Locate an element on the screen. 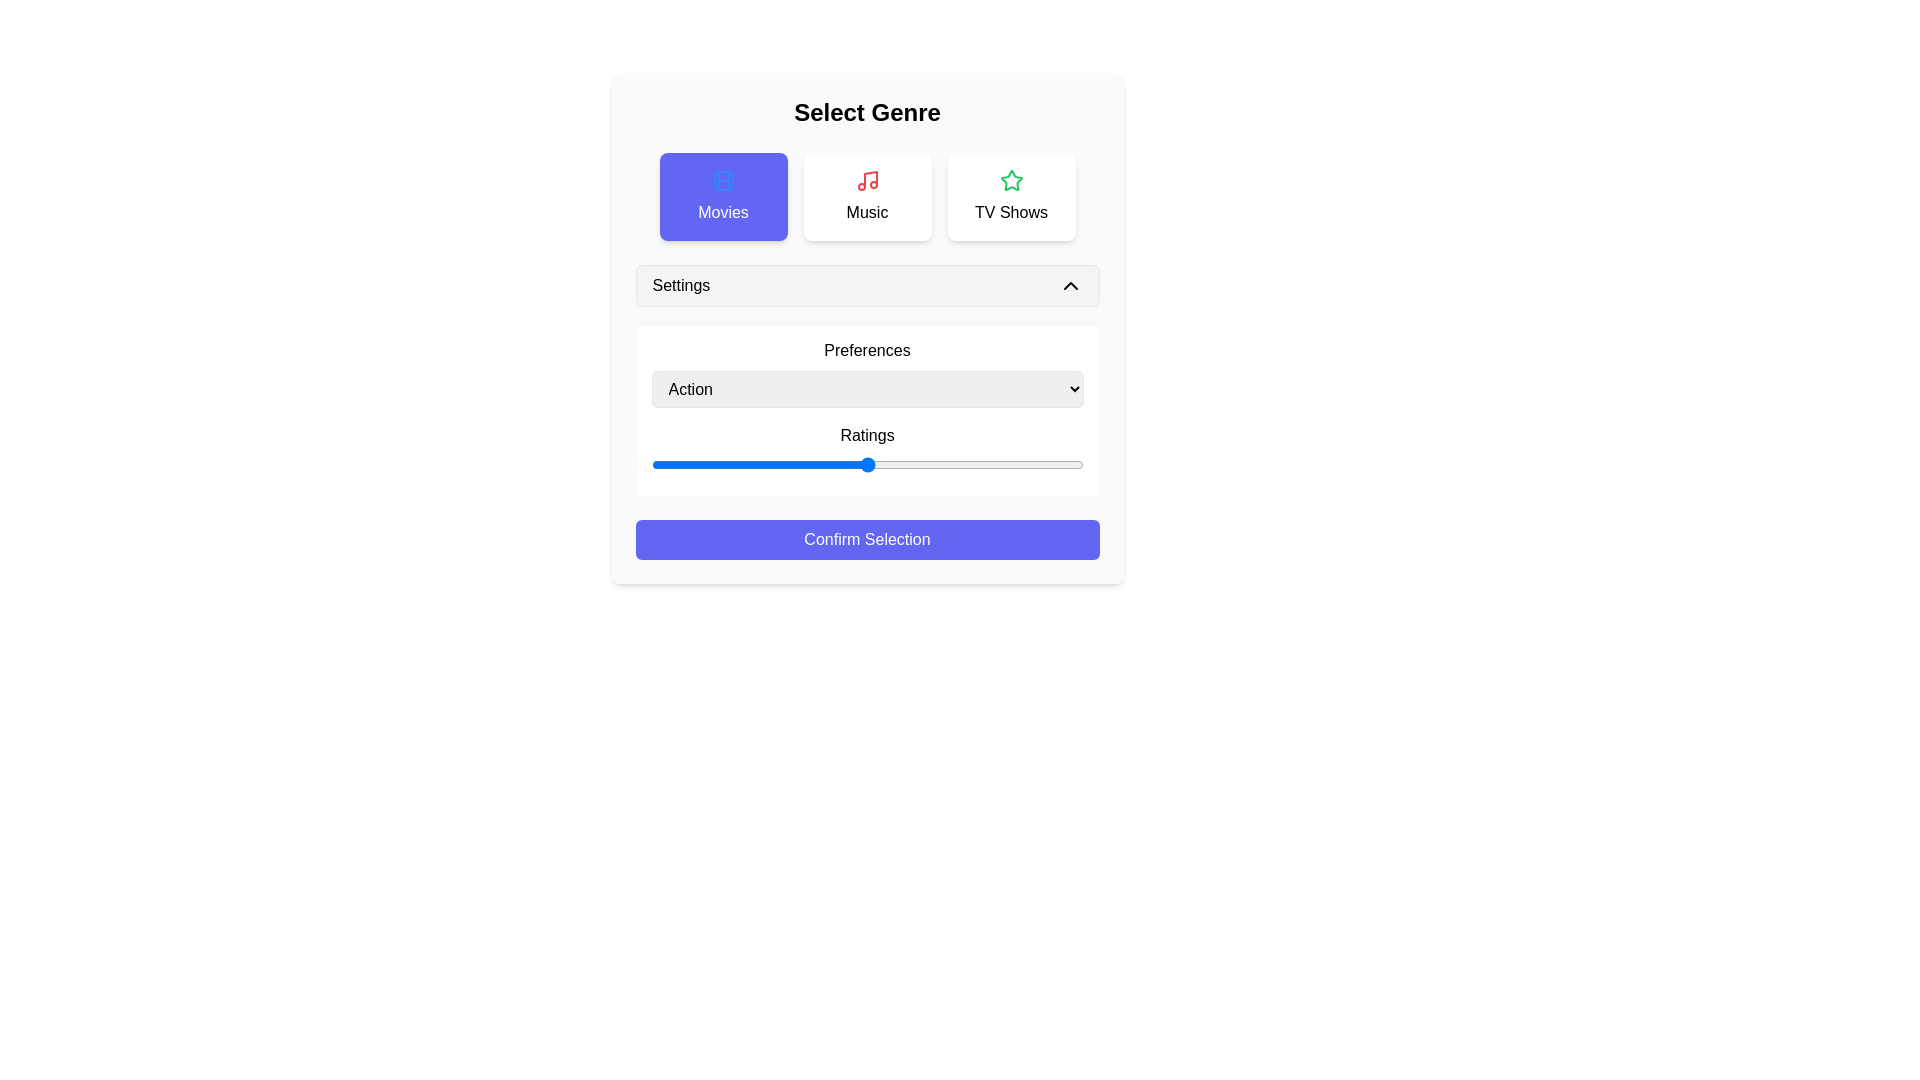 This screenshot has width=1920, height=1080. the rating value is located at coordinates (651, 465).